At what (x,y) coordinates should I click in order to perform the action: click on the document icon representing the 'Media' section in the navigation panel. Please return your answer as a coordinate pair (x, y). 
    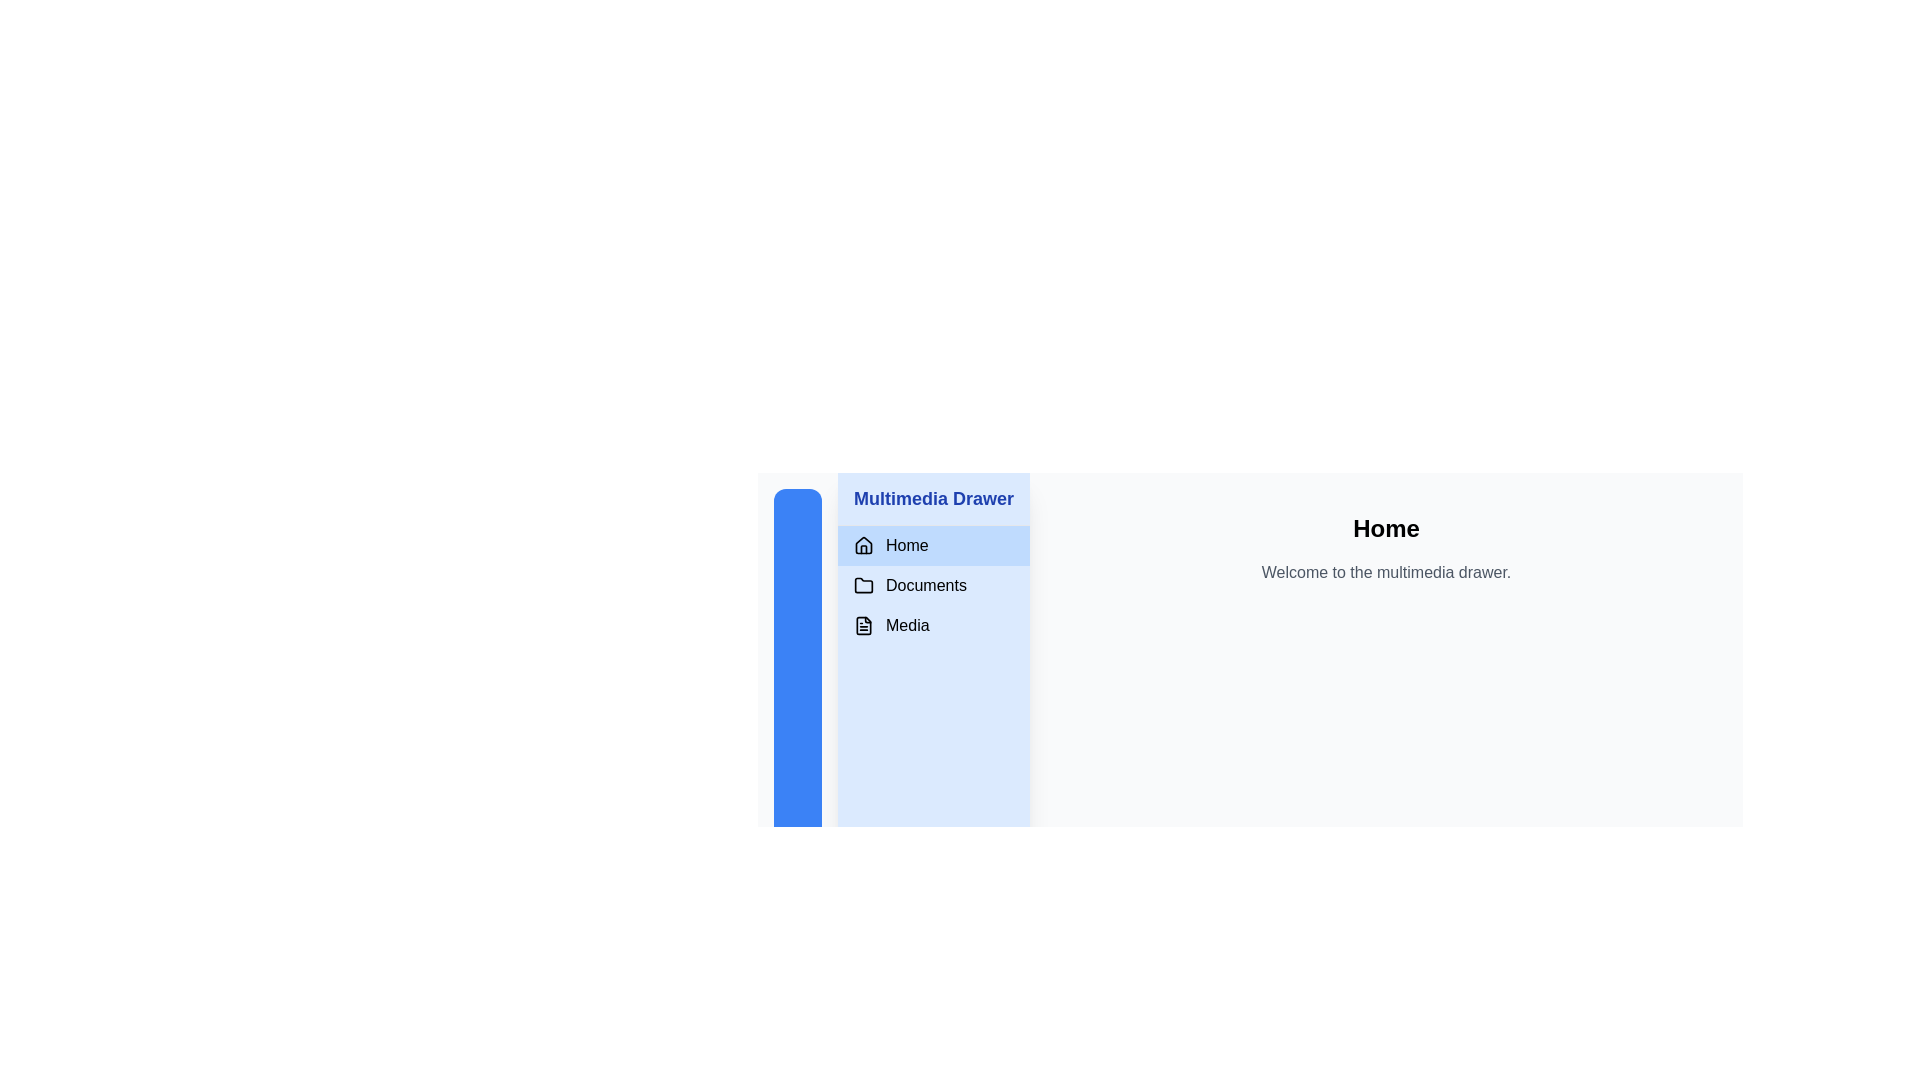
    Looking at the image, I should click on (864, 624).